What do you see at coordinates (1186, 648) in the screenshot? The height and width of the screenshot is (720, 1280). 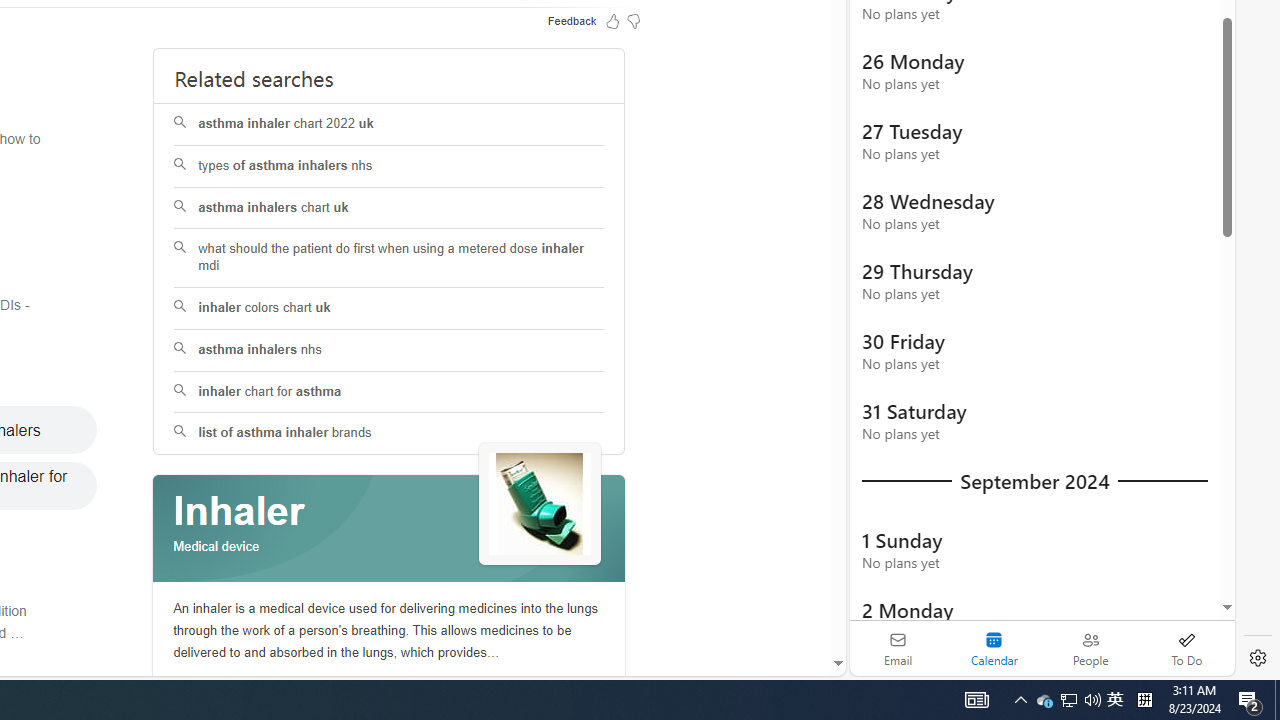 I see `'To Do'` at bounding box center [1186, 648].